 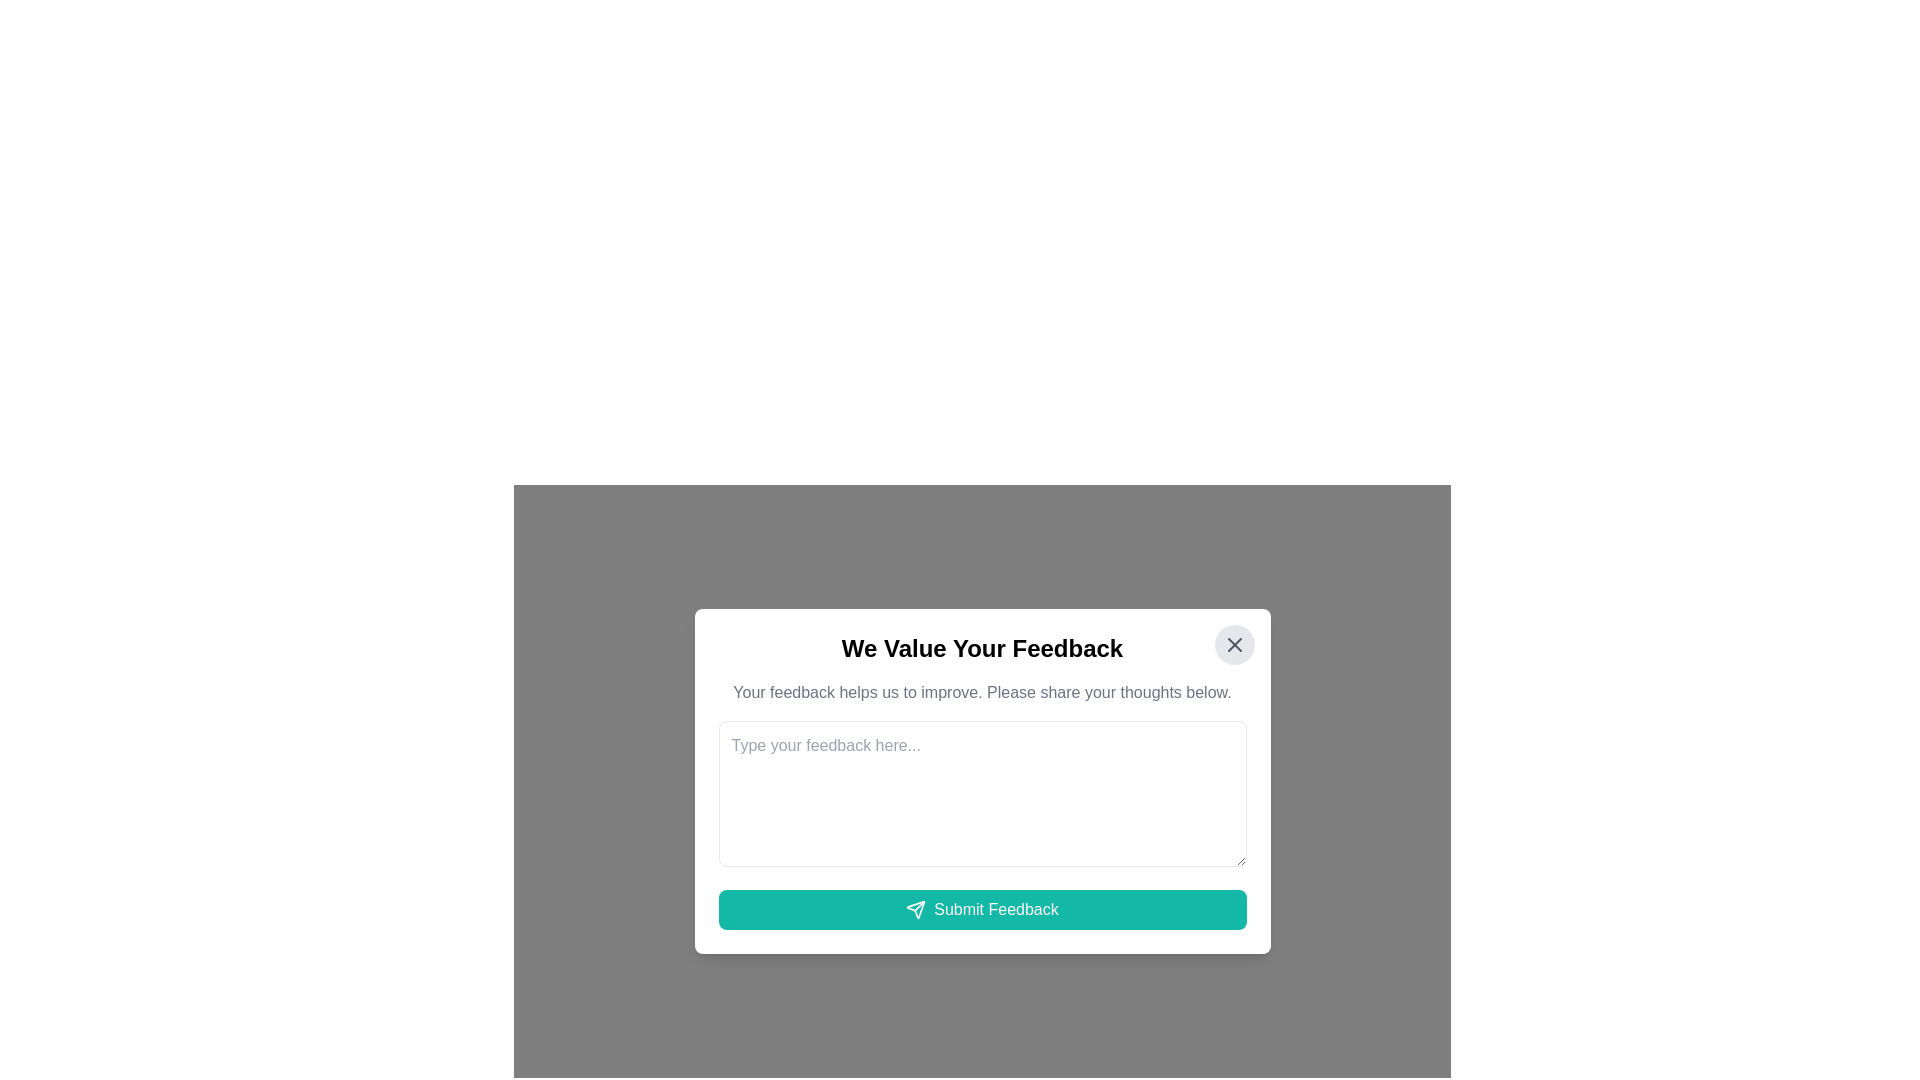 What do you see at coordinates (1233, 644) in the screenshot?
I see `the Close button represented by a diagonal cross (X) icon in gray color located in the top-right corner of the modal dialog titled 'We Value Your Feedback'` at bounding box center [1233, 644].